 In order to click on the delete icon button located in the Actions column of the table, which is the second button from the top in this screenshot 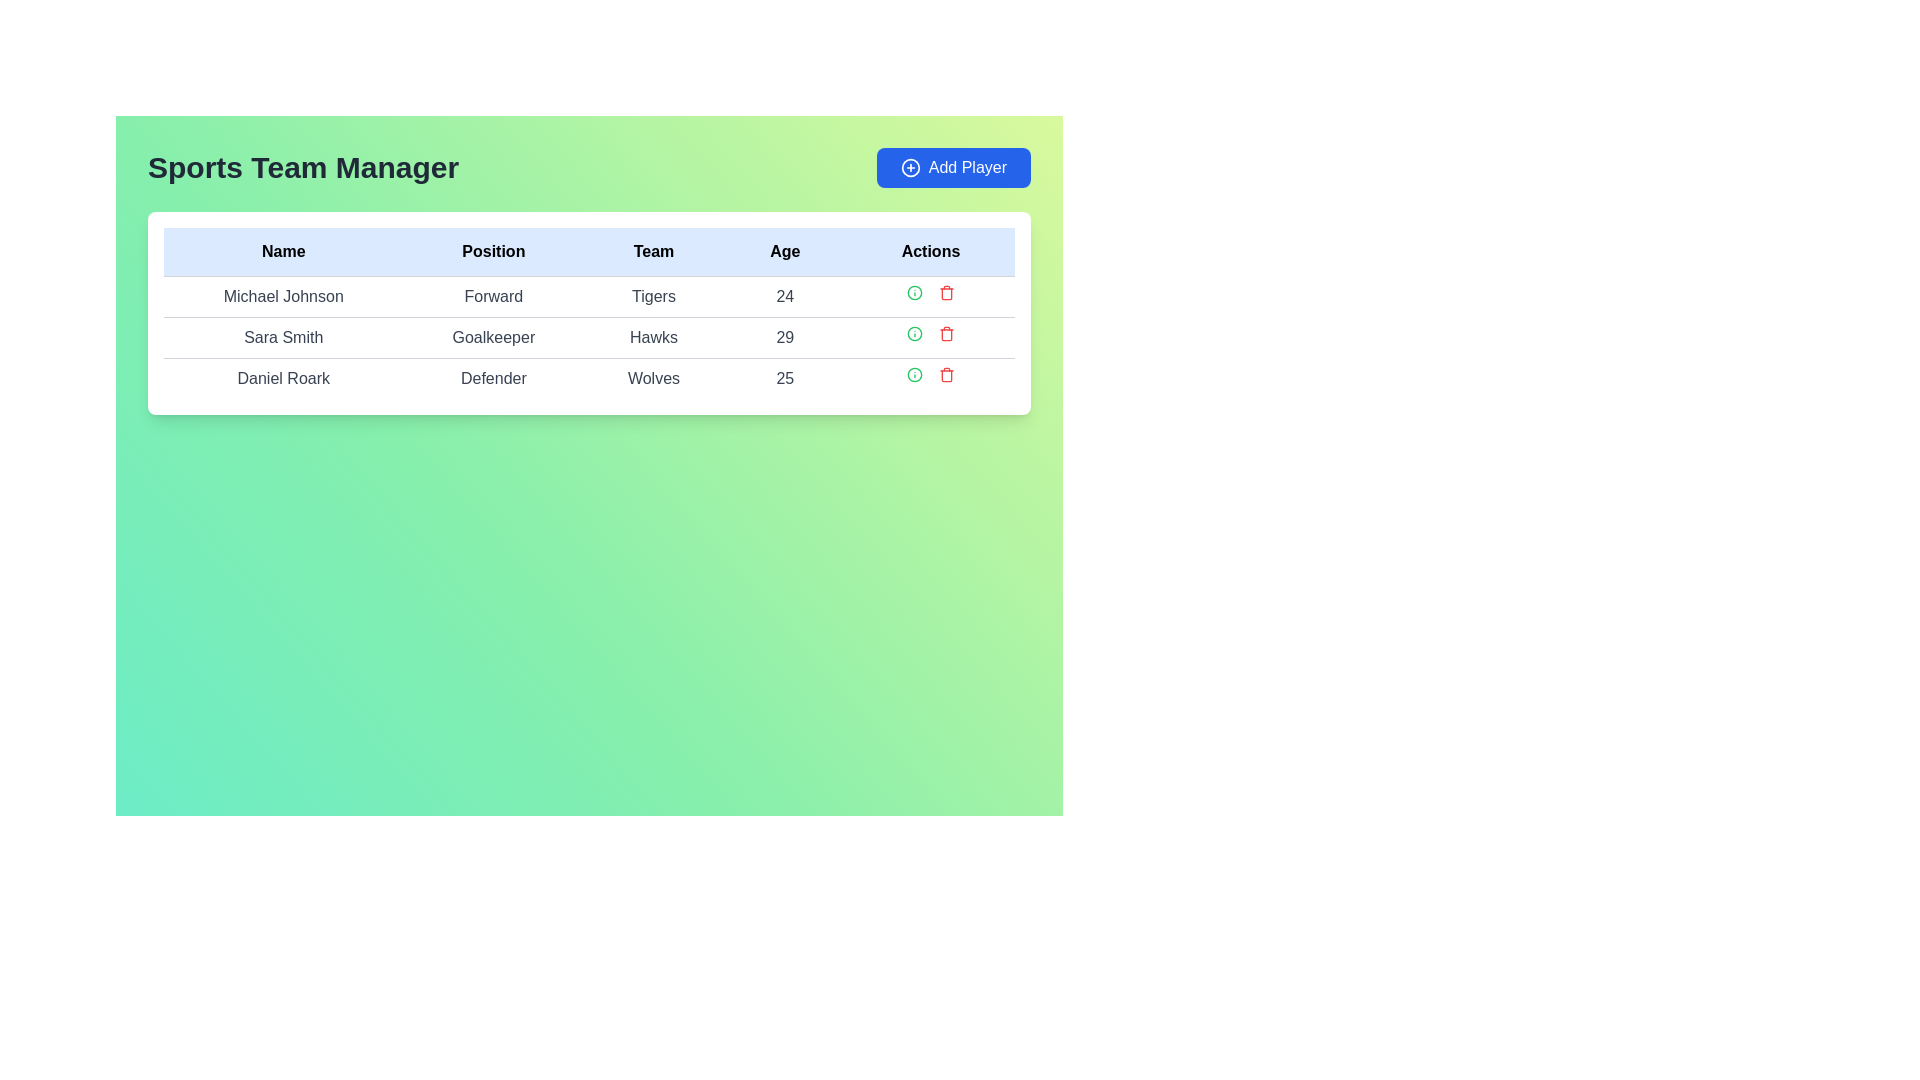, I will do `click(945, 293)`.